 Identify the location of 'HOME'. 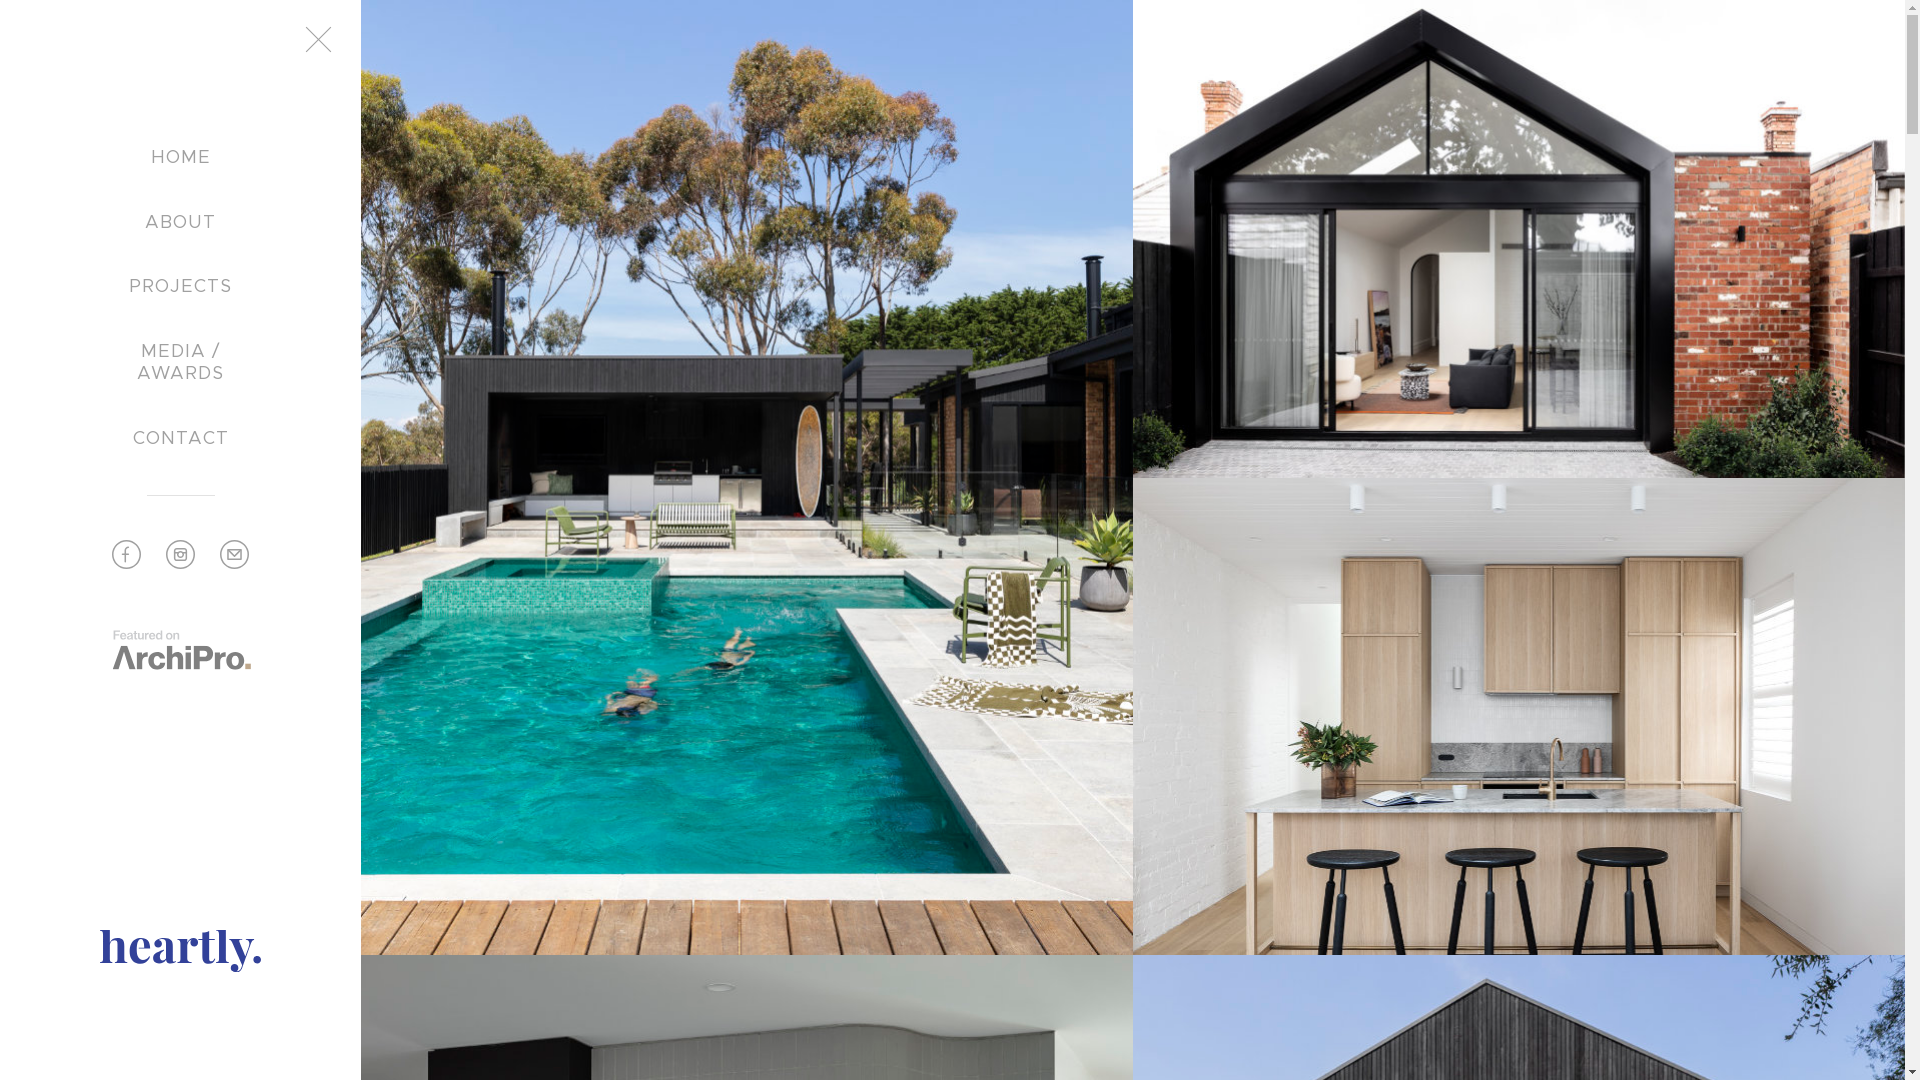
(180, 157).